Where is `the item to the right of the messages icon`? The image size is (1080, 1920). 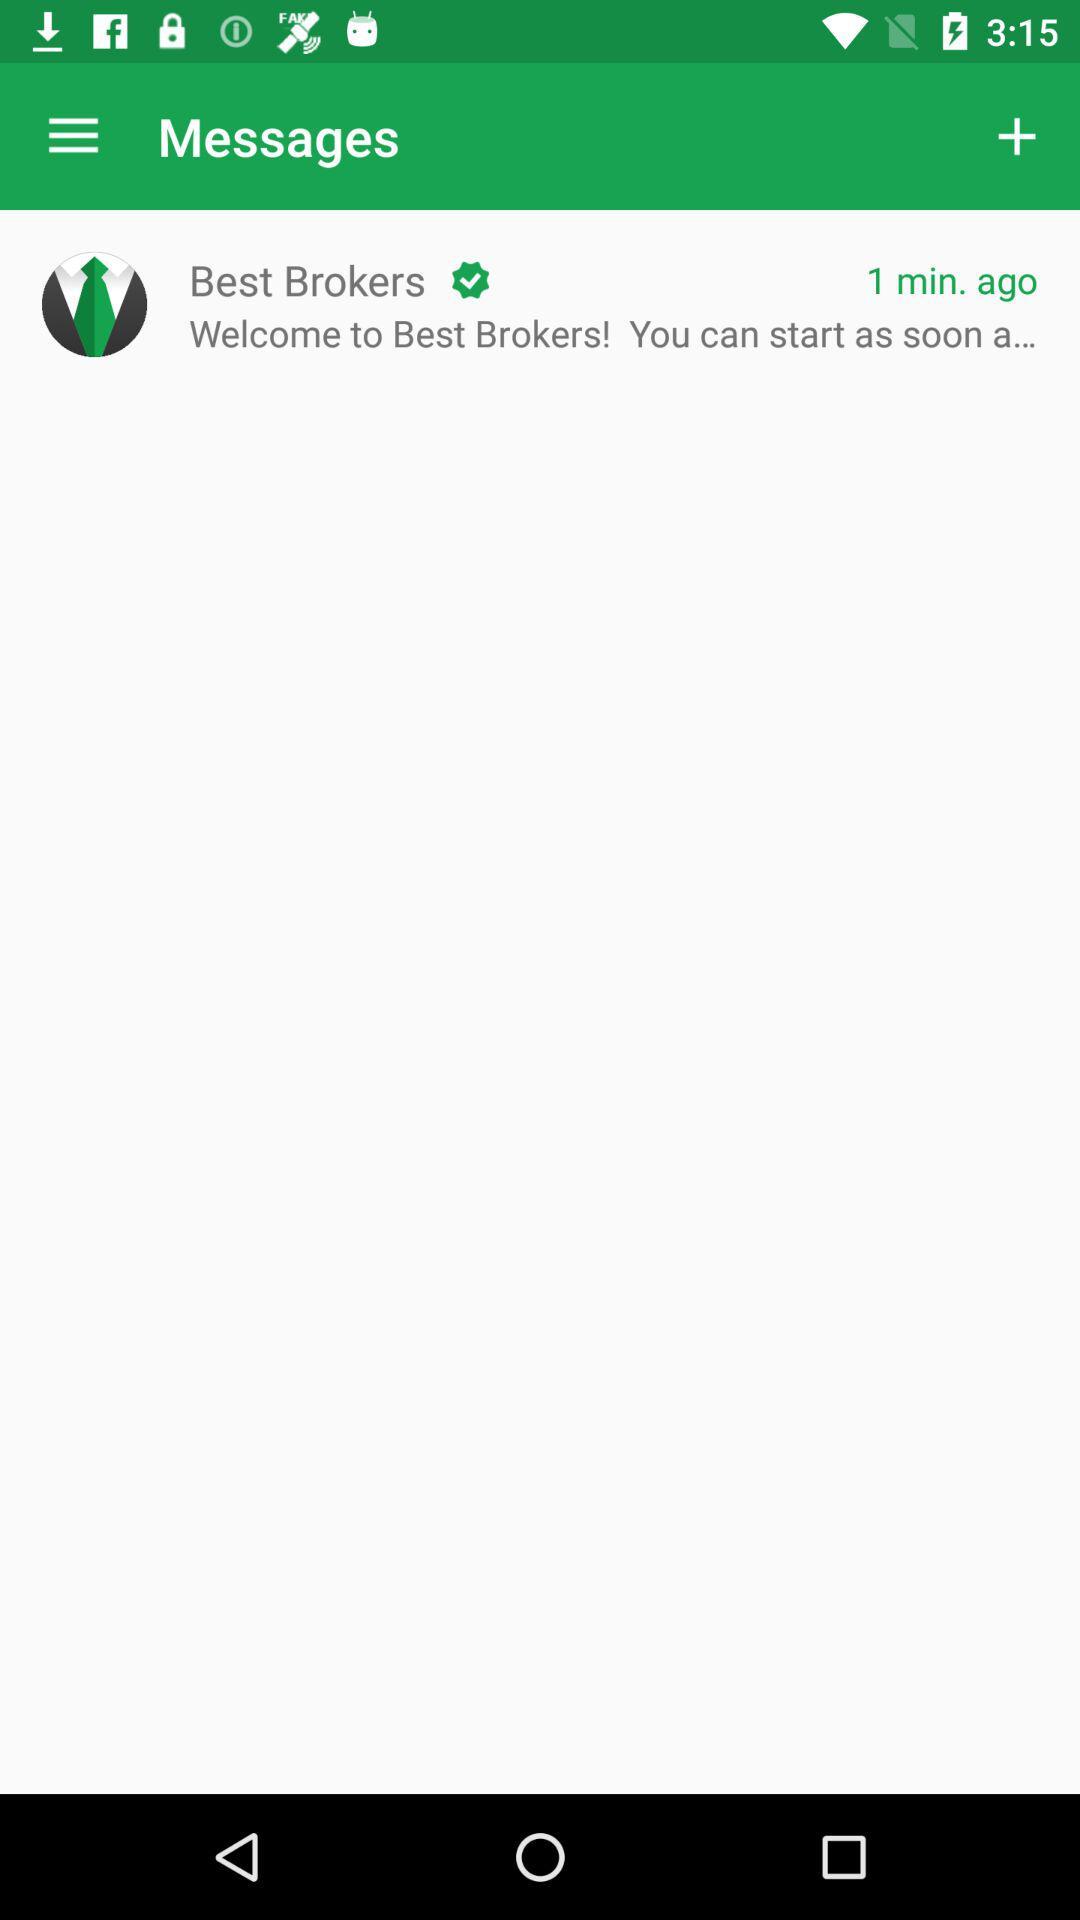
the item to the right of the messages icon is located at coordinates (1017, 135).